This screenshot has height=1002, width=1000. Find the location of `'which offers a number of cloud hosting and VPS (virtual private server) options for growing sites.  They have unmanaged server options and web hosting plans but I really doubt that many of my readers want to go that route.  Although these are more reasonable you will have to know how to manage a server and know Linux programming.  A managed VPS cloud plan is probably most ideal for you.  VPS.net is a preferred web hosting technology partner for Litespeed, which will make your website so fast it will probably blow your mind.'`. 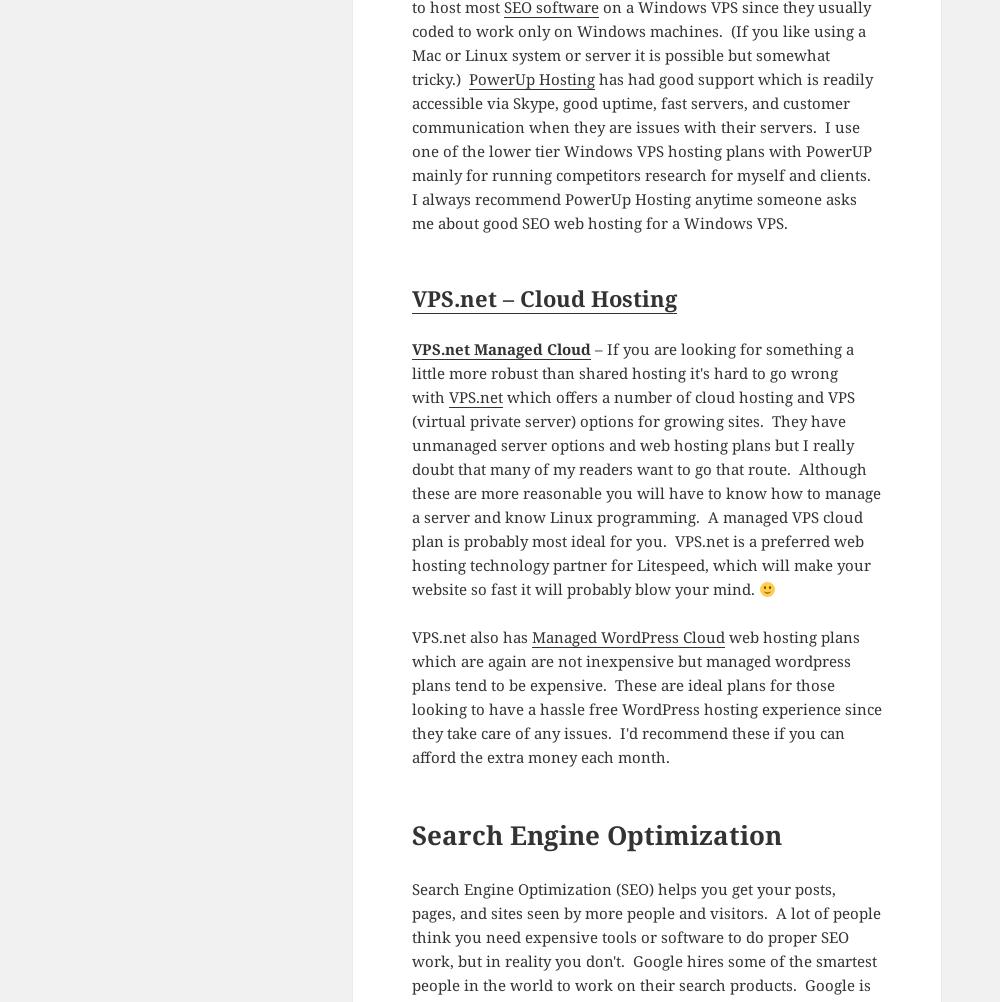

'which offers a number of cloud hosting and VPS (virtual private server) options for growing sites.  They have unmanaged server options and web hosting plans but I really doubt that many of my readers want to go that route.  Although these are more reasonable you will have to know how to manage a server and know Linux programming.  A managed VPS cloud plan is probably most ideal for you.  VPS.net is a preferred web hosting technology partner for Litespeed, which will make your website so fast it will probably blow your mind.' is located at coordinates (645, 491).